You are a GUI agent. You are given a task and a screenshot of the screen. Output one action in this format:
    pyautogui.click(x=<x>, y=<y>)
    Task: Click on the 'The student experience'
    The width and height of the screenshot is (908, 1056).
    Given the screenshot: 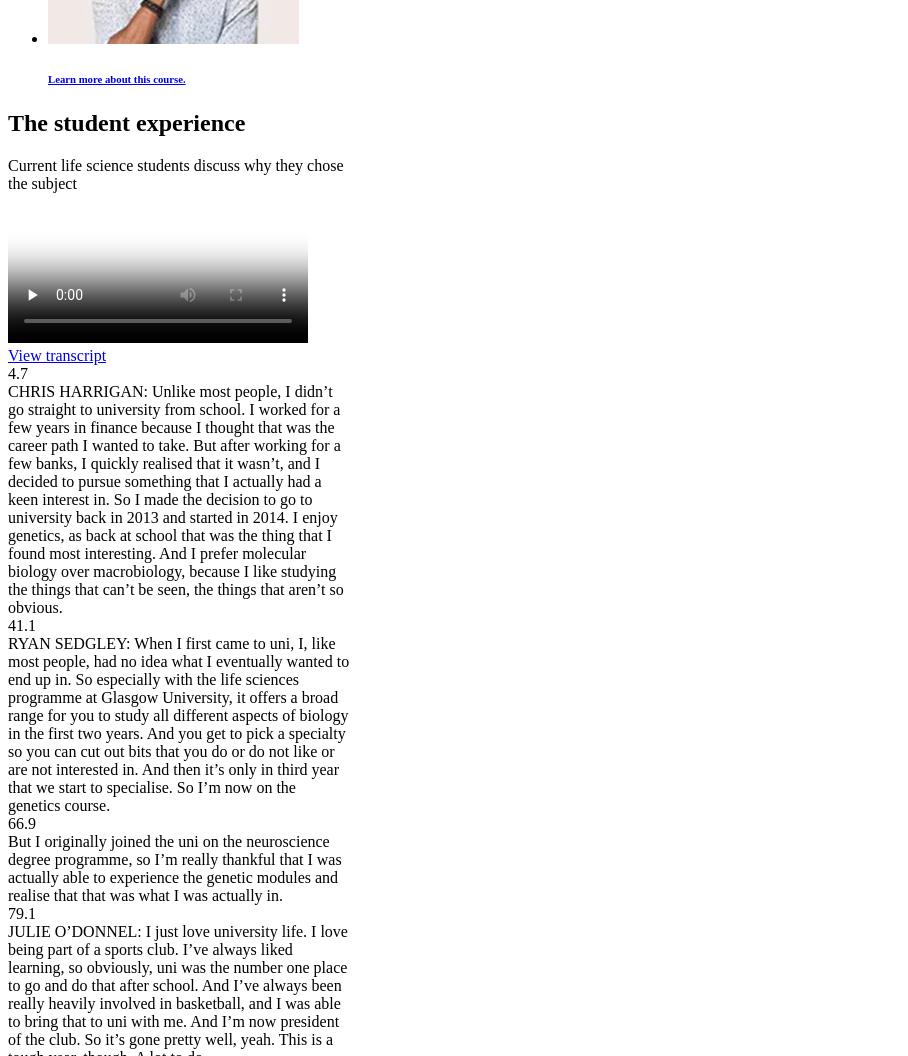 What is the action you would take?
    pyautogui.click(x=126, y=122)
    